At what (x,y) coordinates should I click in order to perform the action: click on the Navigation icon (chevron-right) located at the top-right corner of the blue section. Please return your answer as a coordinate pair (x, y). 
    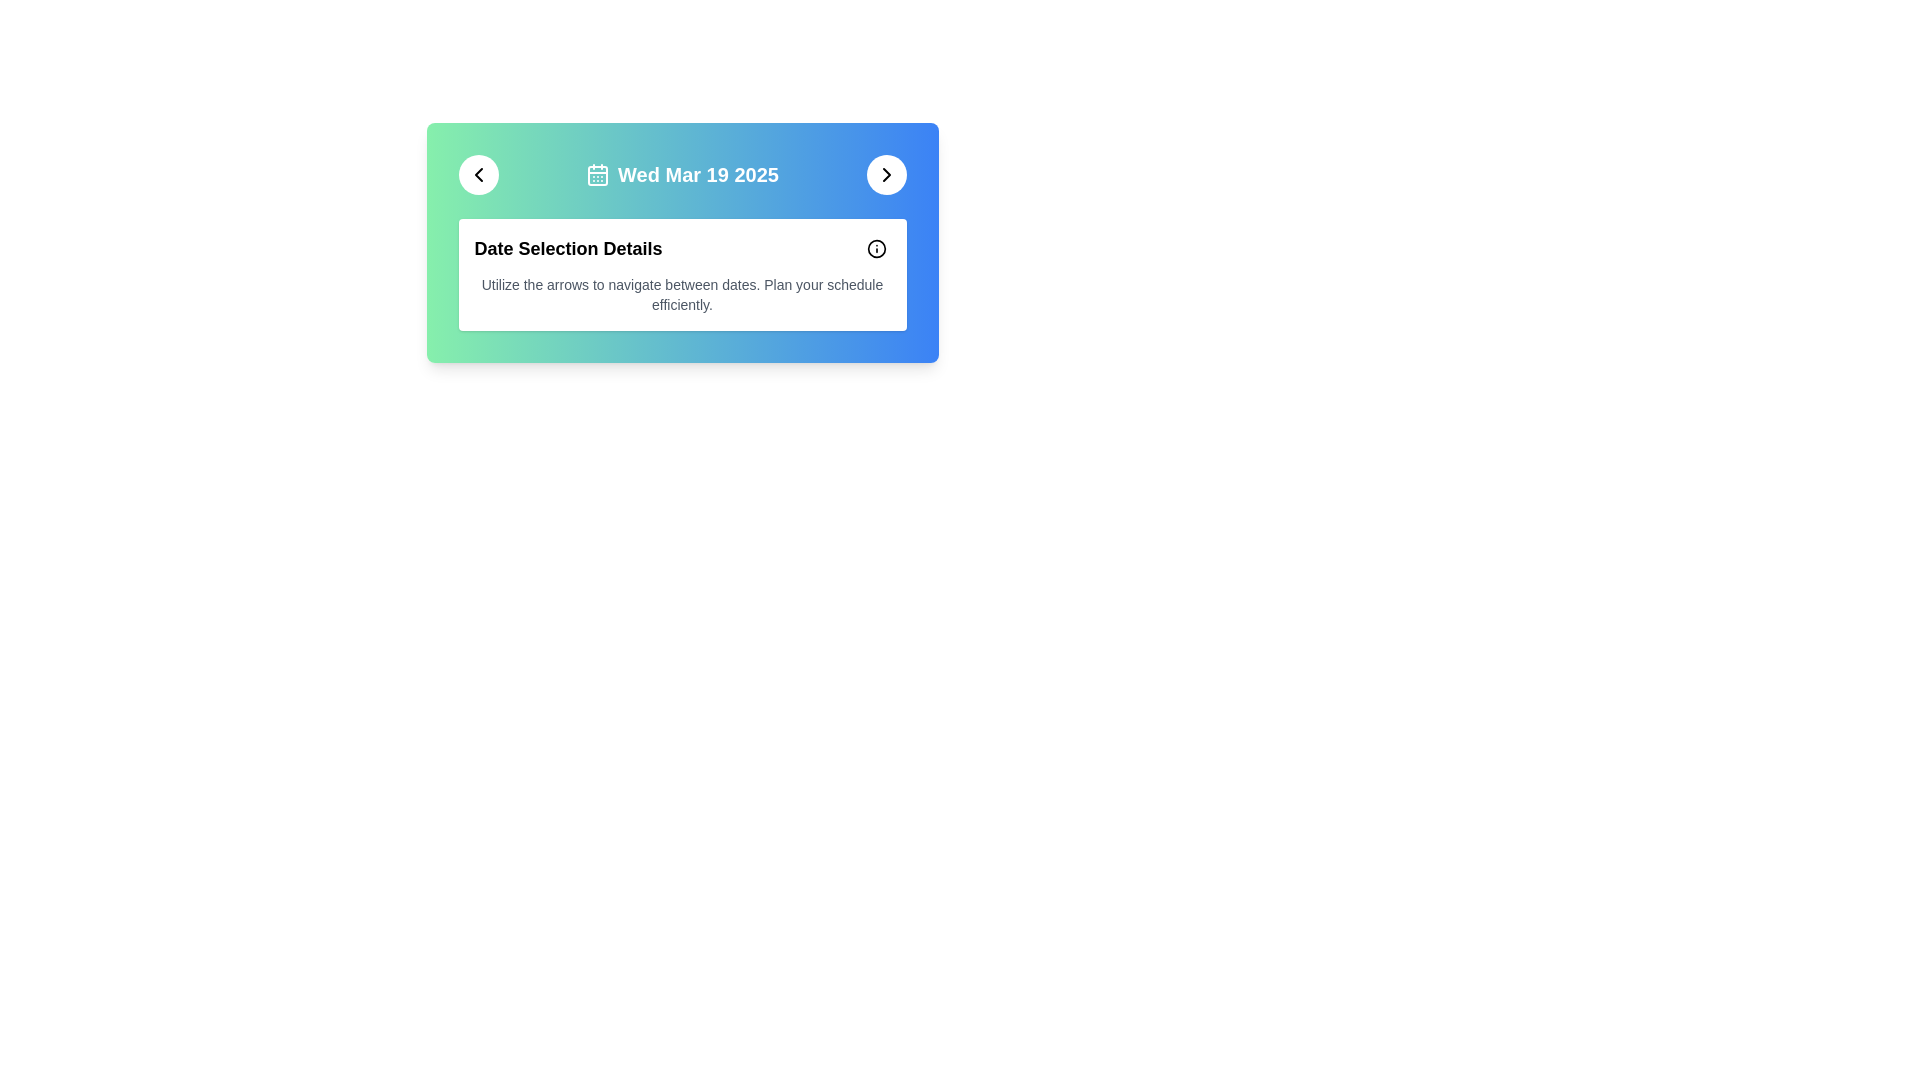
    Looking at the image, I should click on (885, 173).